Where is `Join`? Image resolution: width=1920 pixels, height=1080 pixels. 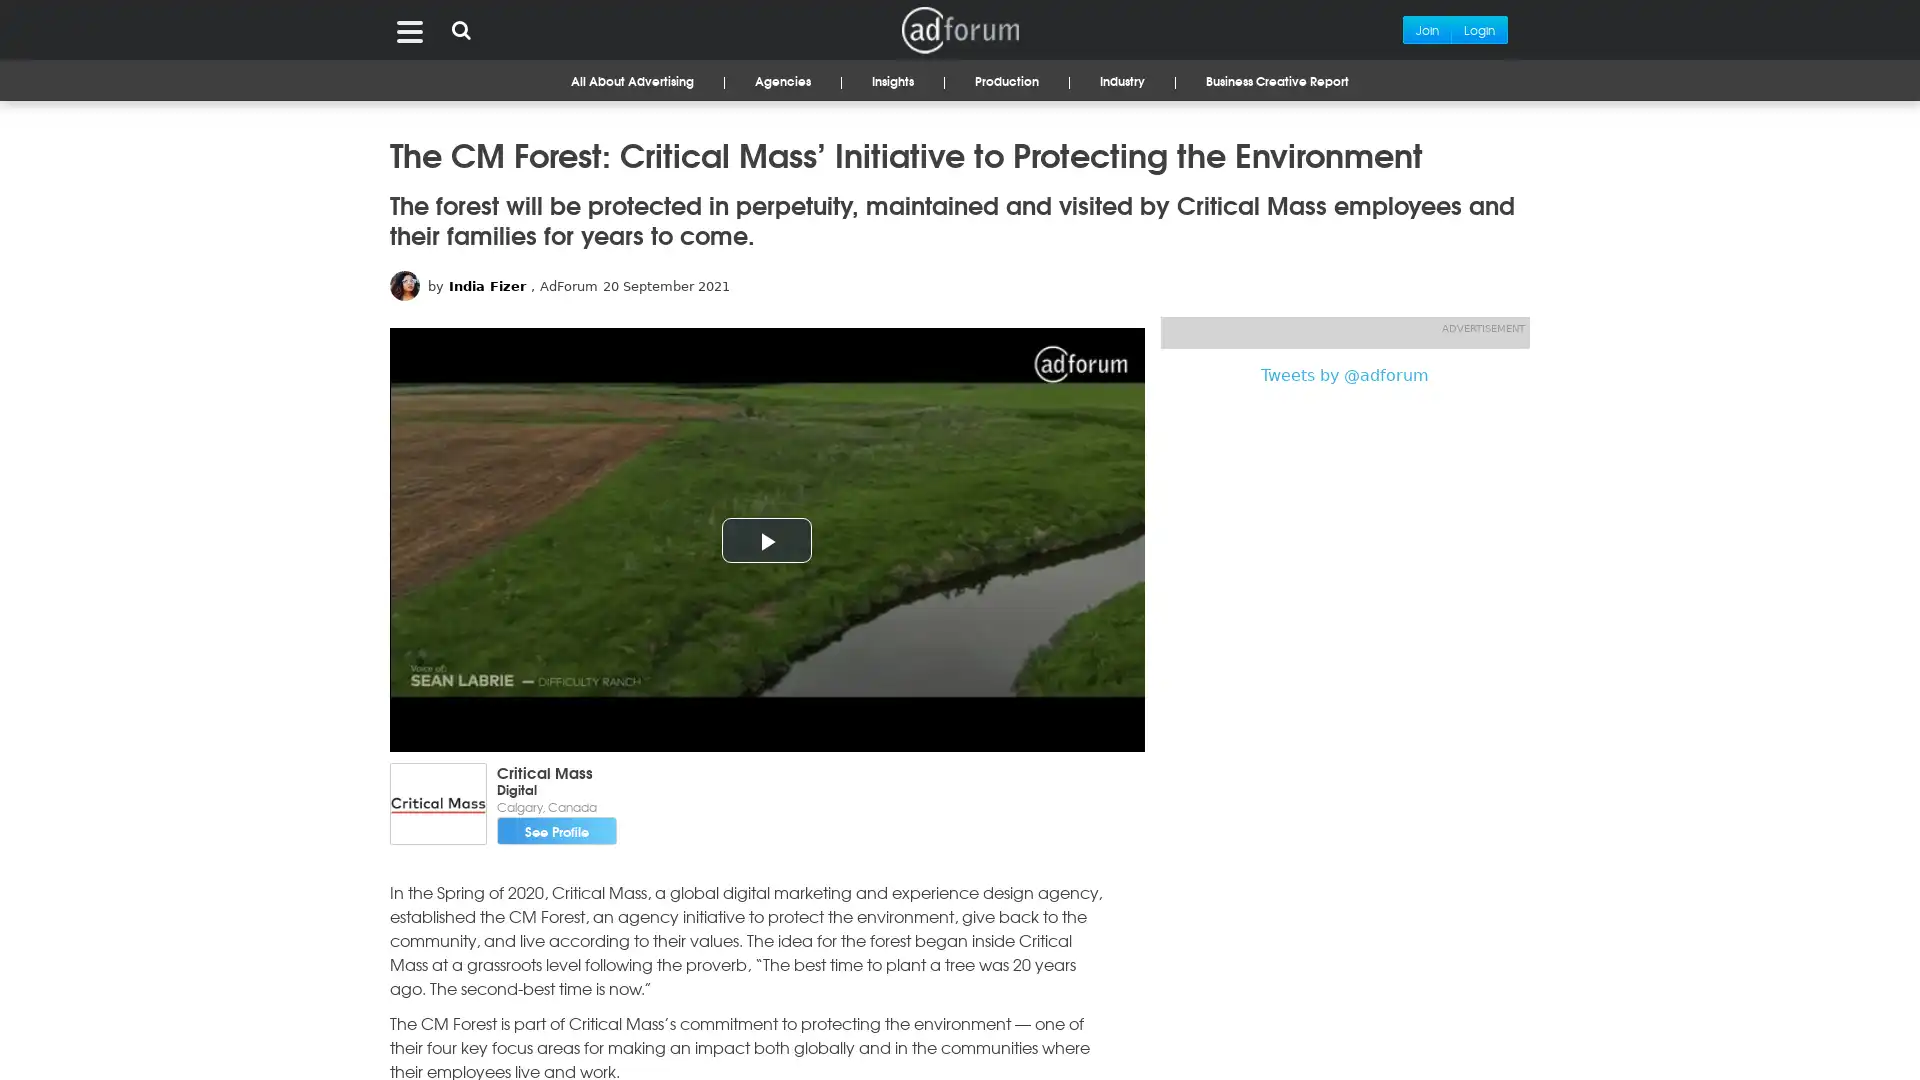
Join is located at coordinates (1426, 30).